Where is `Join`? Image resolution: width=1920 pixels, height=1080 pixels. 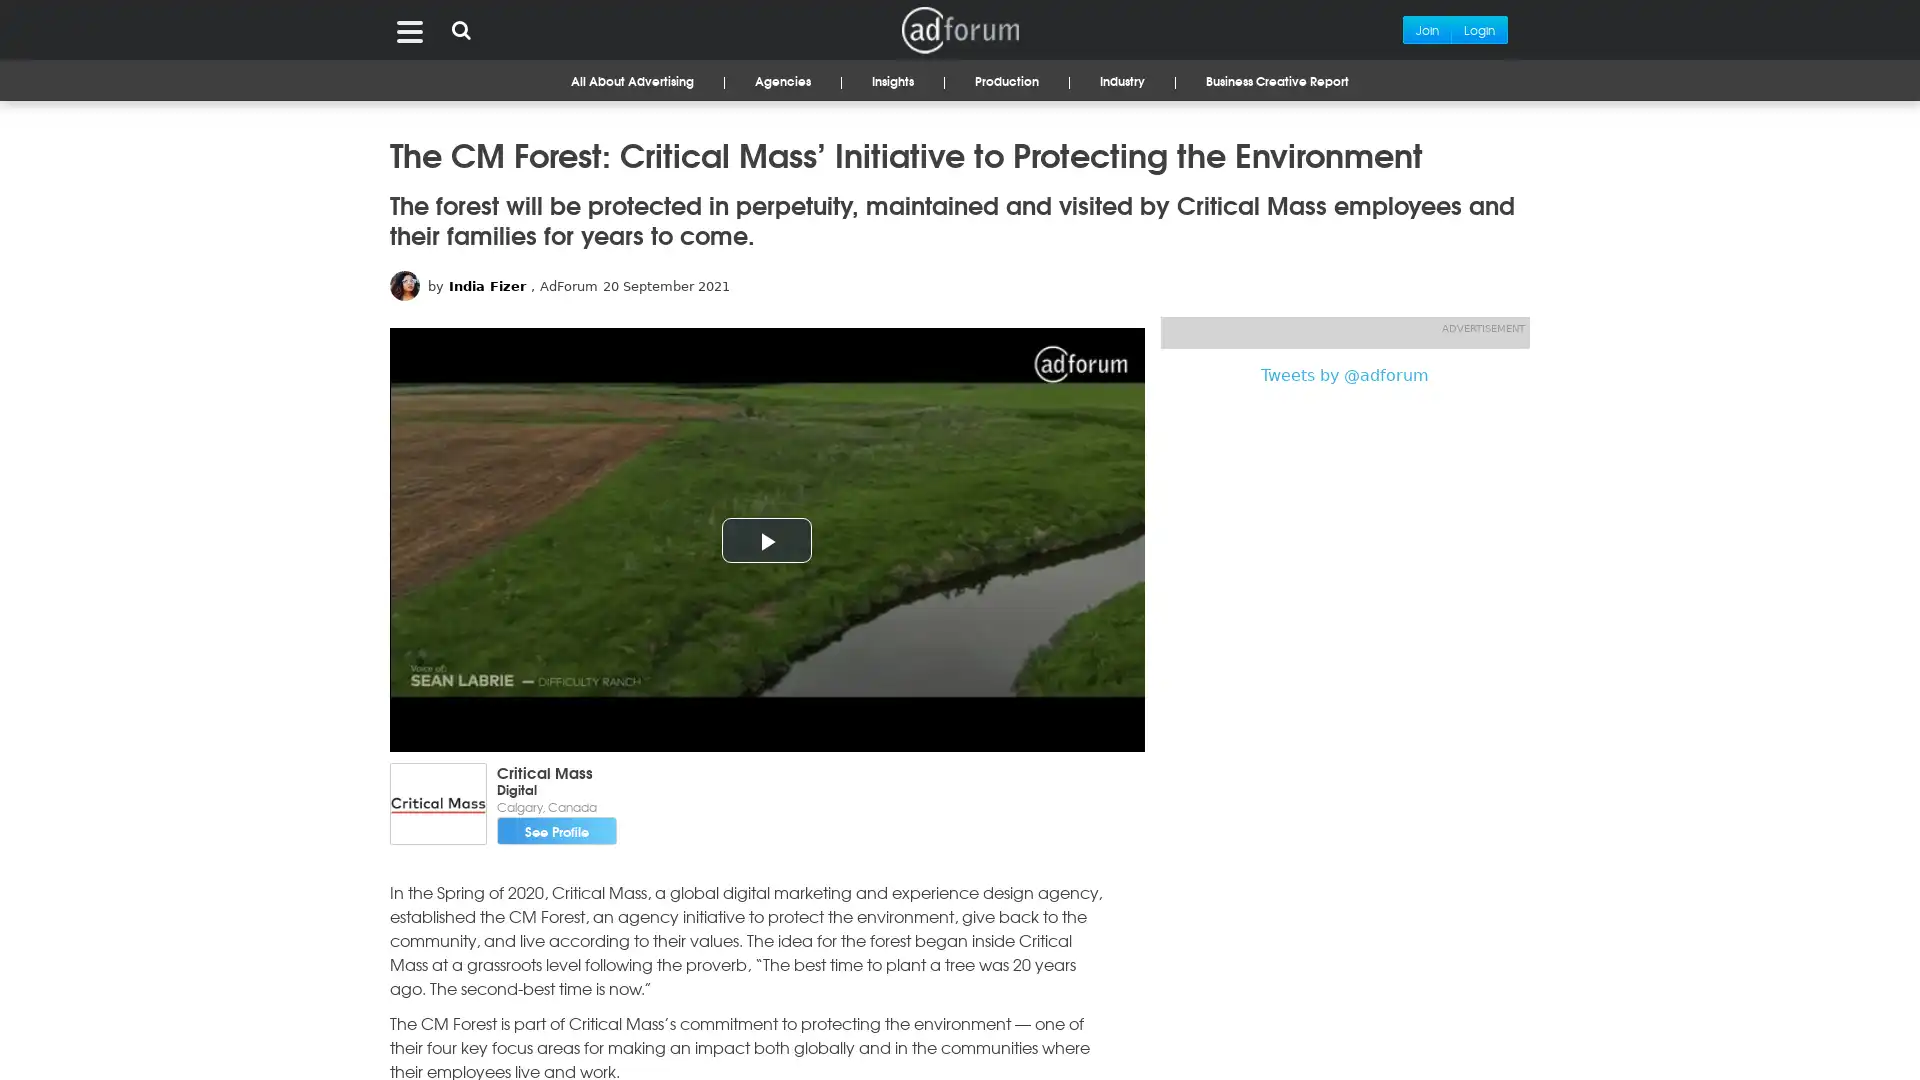
Join is located at coordinates (1426, 30).